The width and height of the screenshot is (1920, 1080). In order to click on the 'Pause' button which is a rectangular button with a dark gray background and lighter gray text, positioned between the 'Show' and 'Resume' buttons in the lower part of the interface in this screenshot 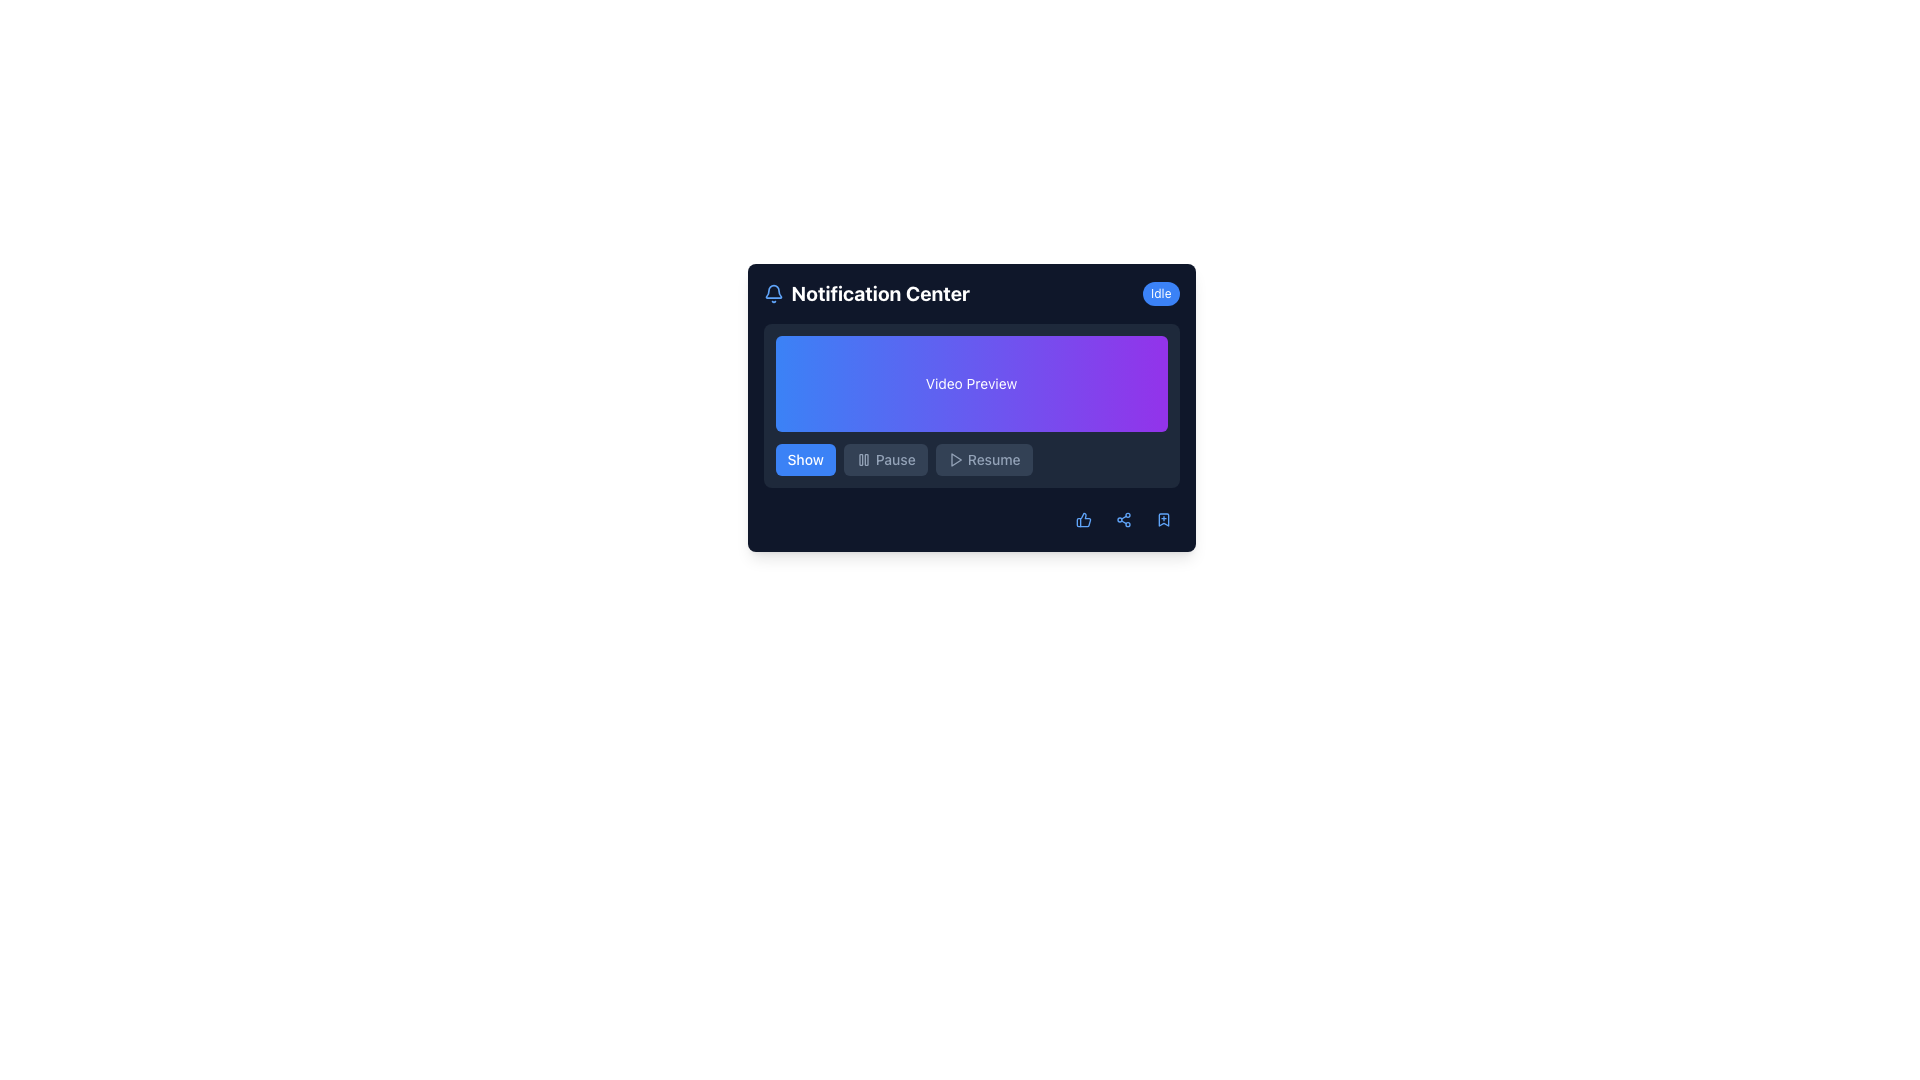, I will do `click(884, 459)`.